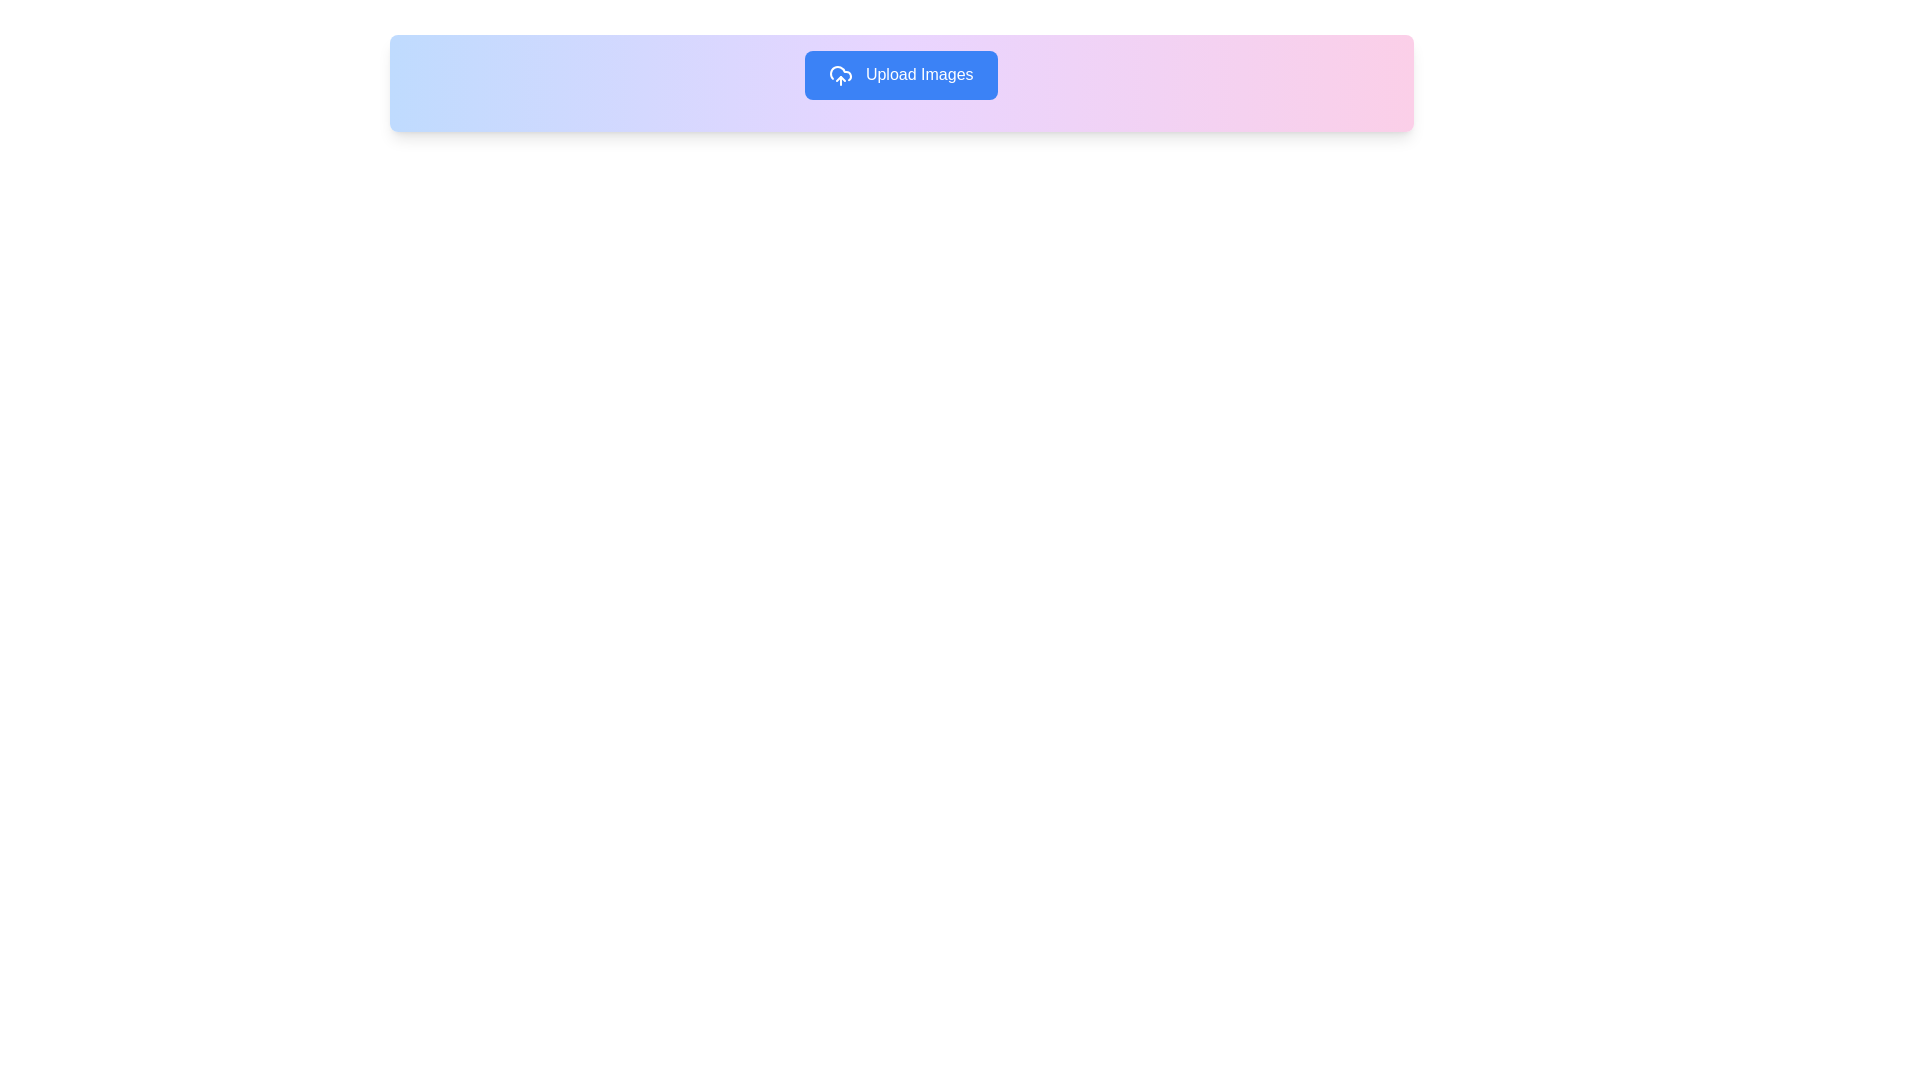 This screenshot has width=1920, height=1080. I want to click on the cloud icon with an upward arrow on the blue button labeled 'Upload Images', so click(841, 74).